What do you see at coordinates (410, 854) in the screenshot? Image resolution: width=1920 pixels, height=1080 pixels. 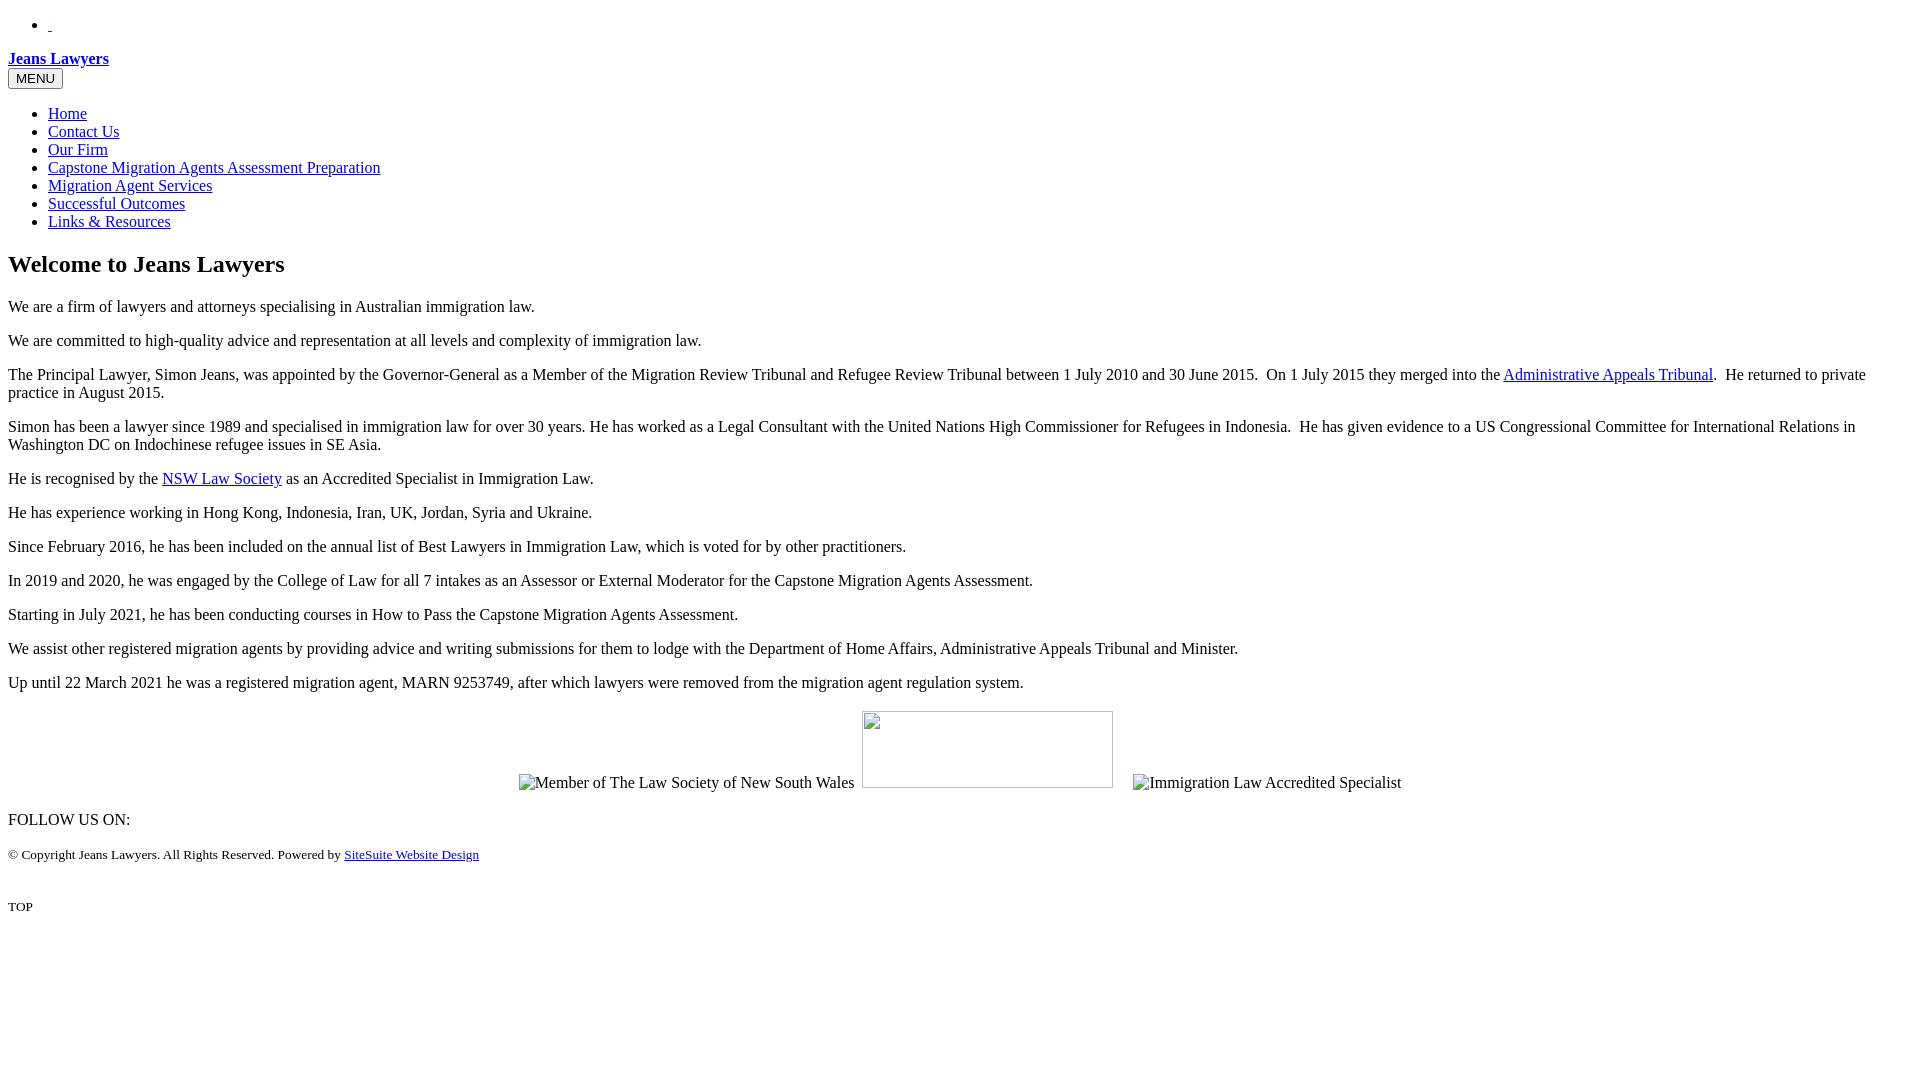 I see `'SiteSuite Website Design'` at bounding box center [410, 854].